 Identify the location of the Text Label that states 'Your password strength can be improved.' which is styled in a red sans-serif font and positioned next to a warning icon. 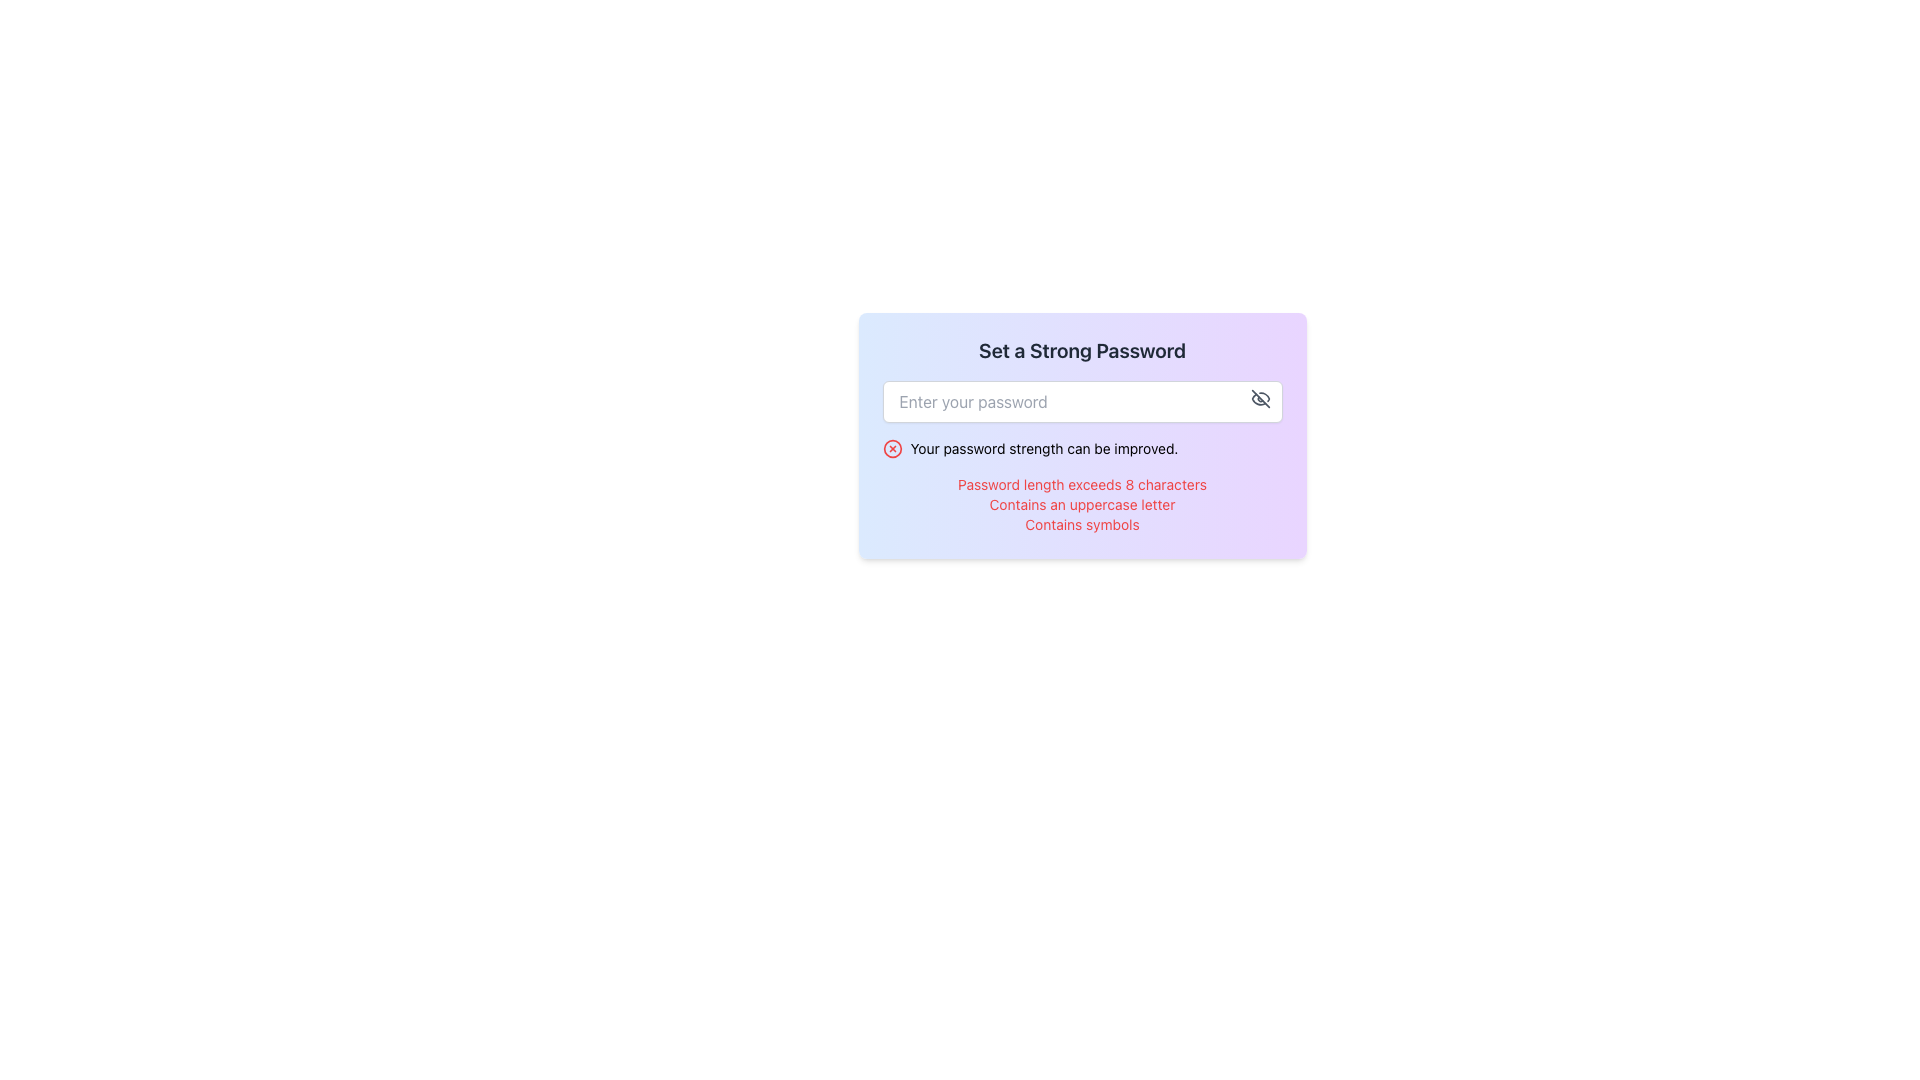
(1043, 447).